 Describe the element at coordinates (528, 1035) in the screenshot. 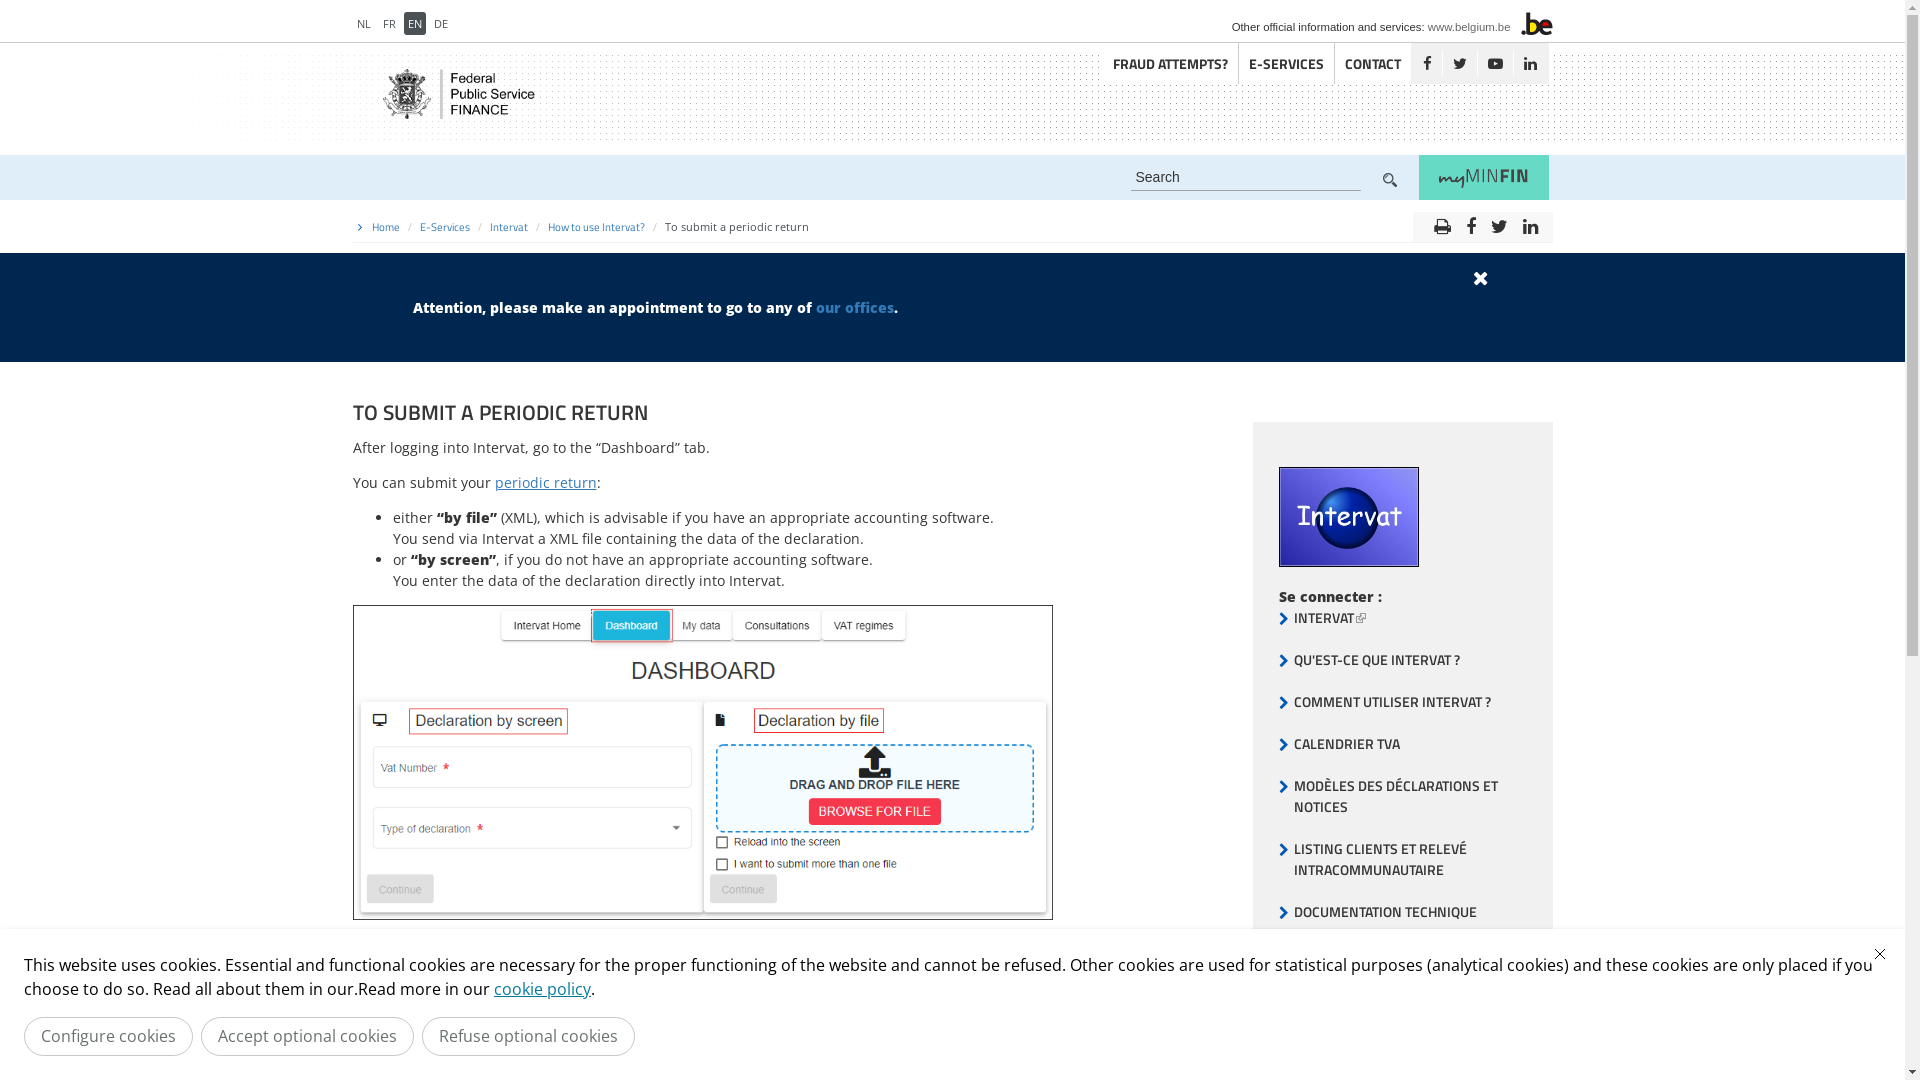

I see `'Refuse optional cookies'` at that location.